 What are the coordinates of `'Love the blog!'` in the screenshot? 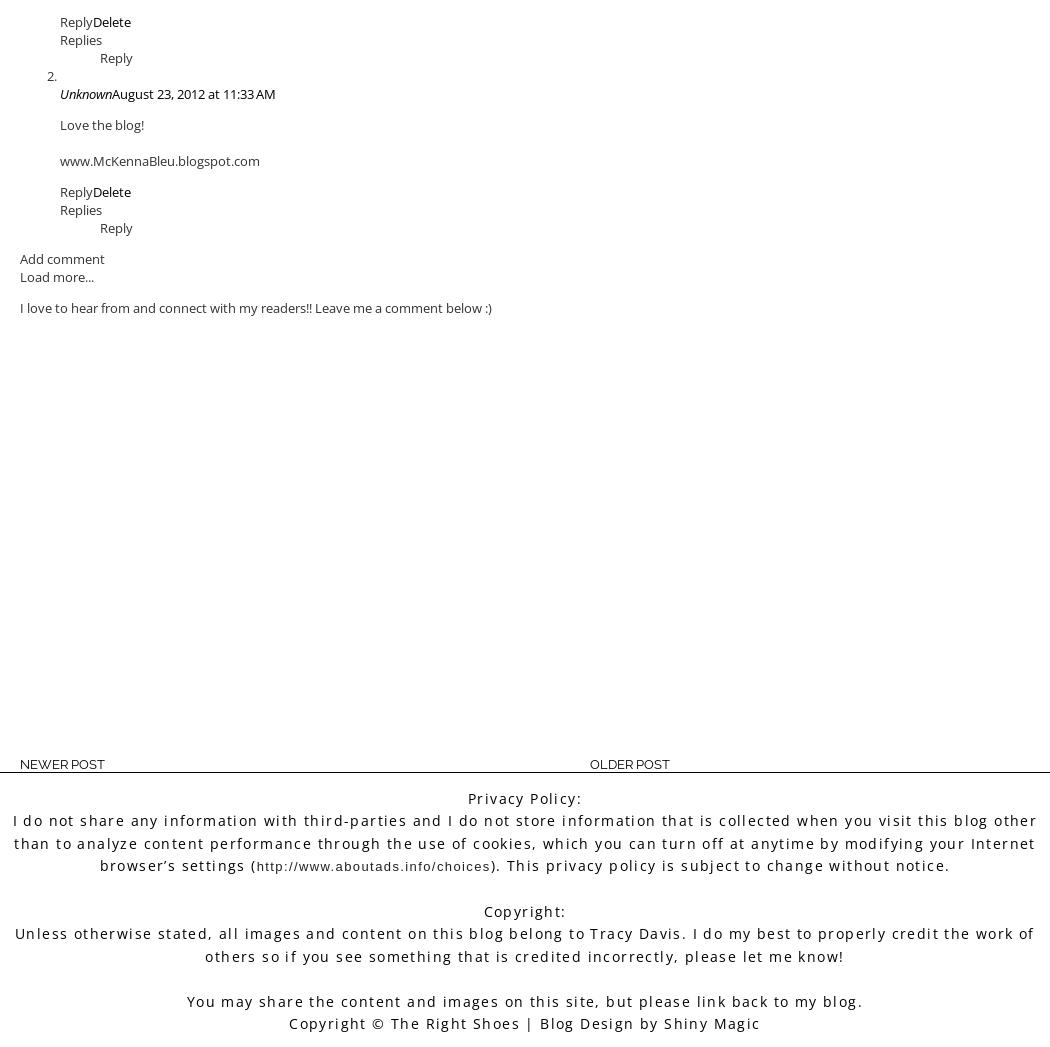 It's located at (58, 124).